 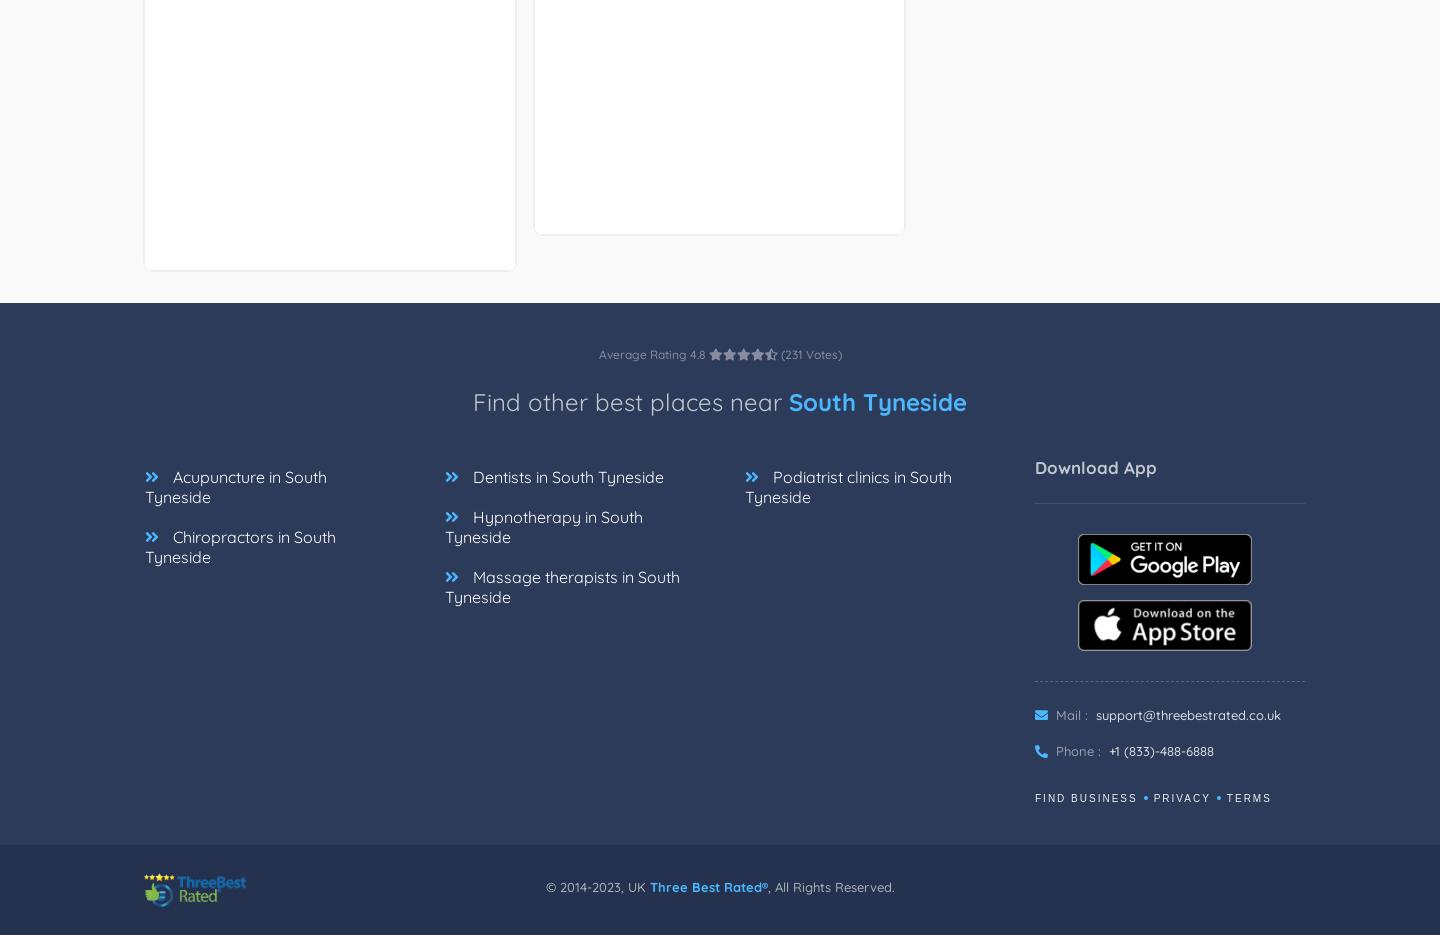 What do you see at coordinates (1094, 713) in the screenshot?
I see `'support@threebestrated.co.uk'` at bounding box center [1094, 713].